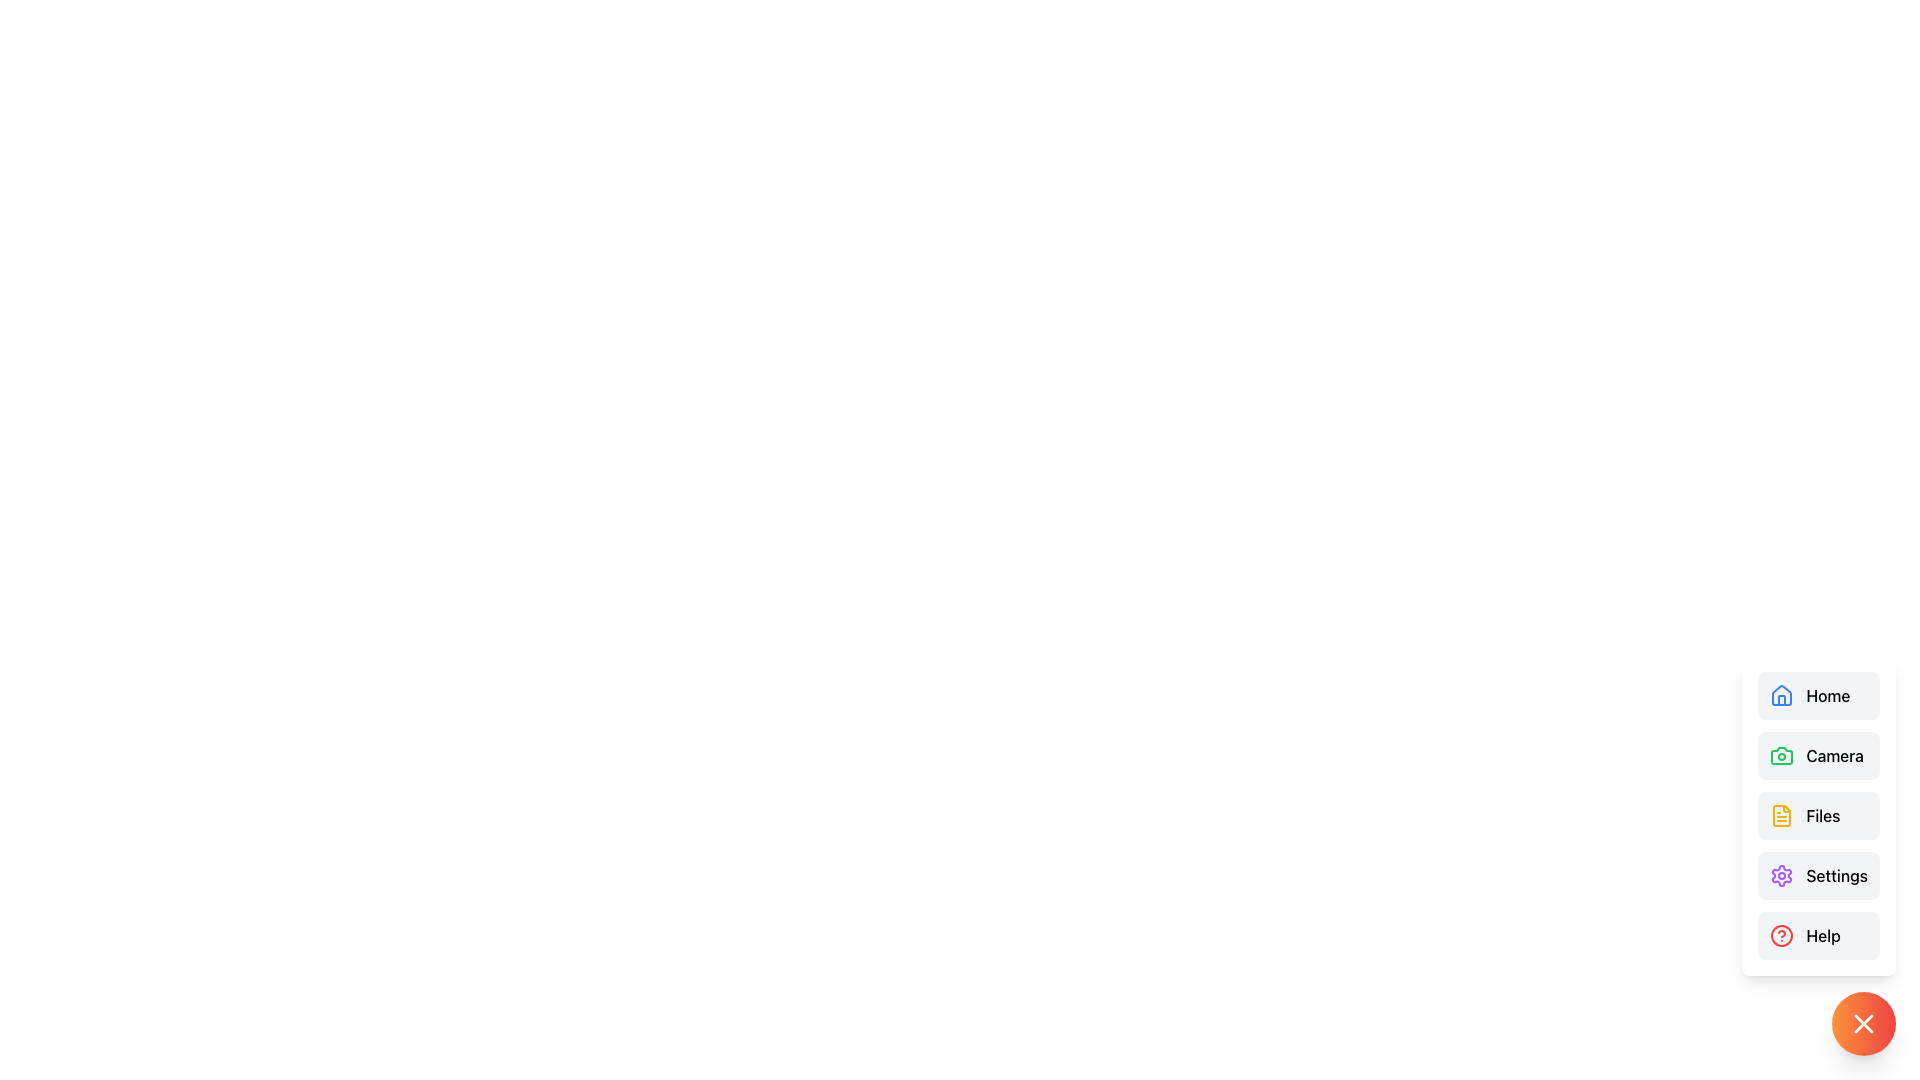  What do you see at coordinates (1782, 756) in the screenshot?
I see `the green camera icon in the sidebar menu located in the second row, directly to the left of the text 'Camera'` at bounding box center [1782, 756].